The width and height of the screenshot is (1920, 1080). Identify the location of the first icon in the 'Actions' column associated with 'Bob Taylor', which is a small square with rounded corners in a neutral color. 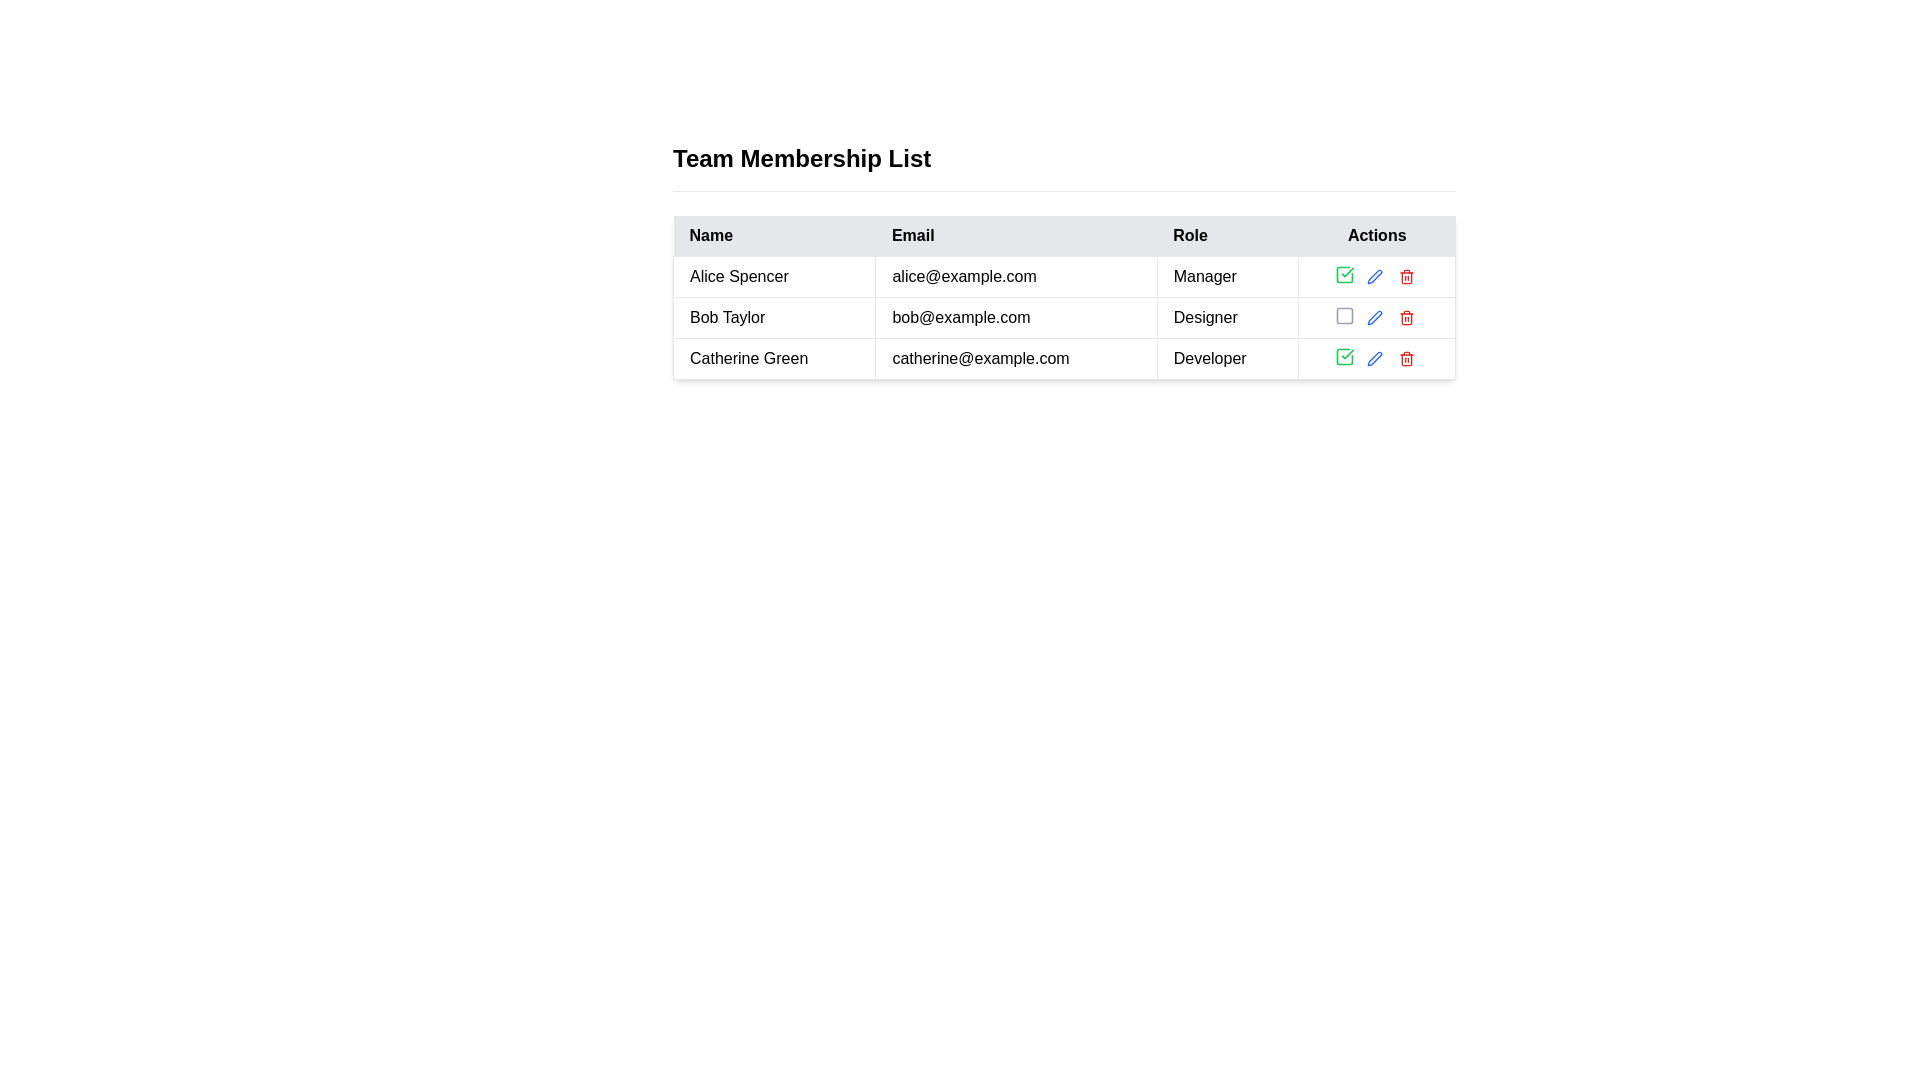
(1345, 315).